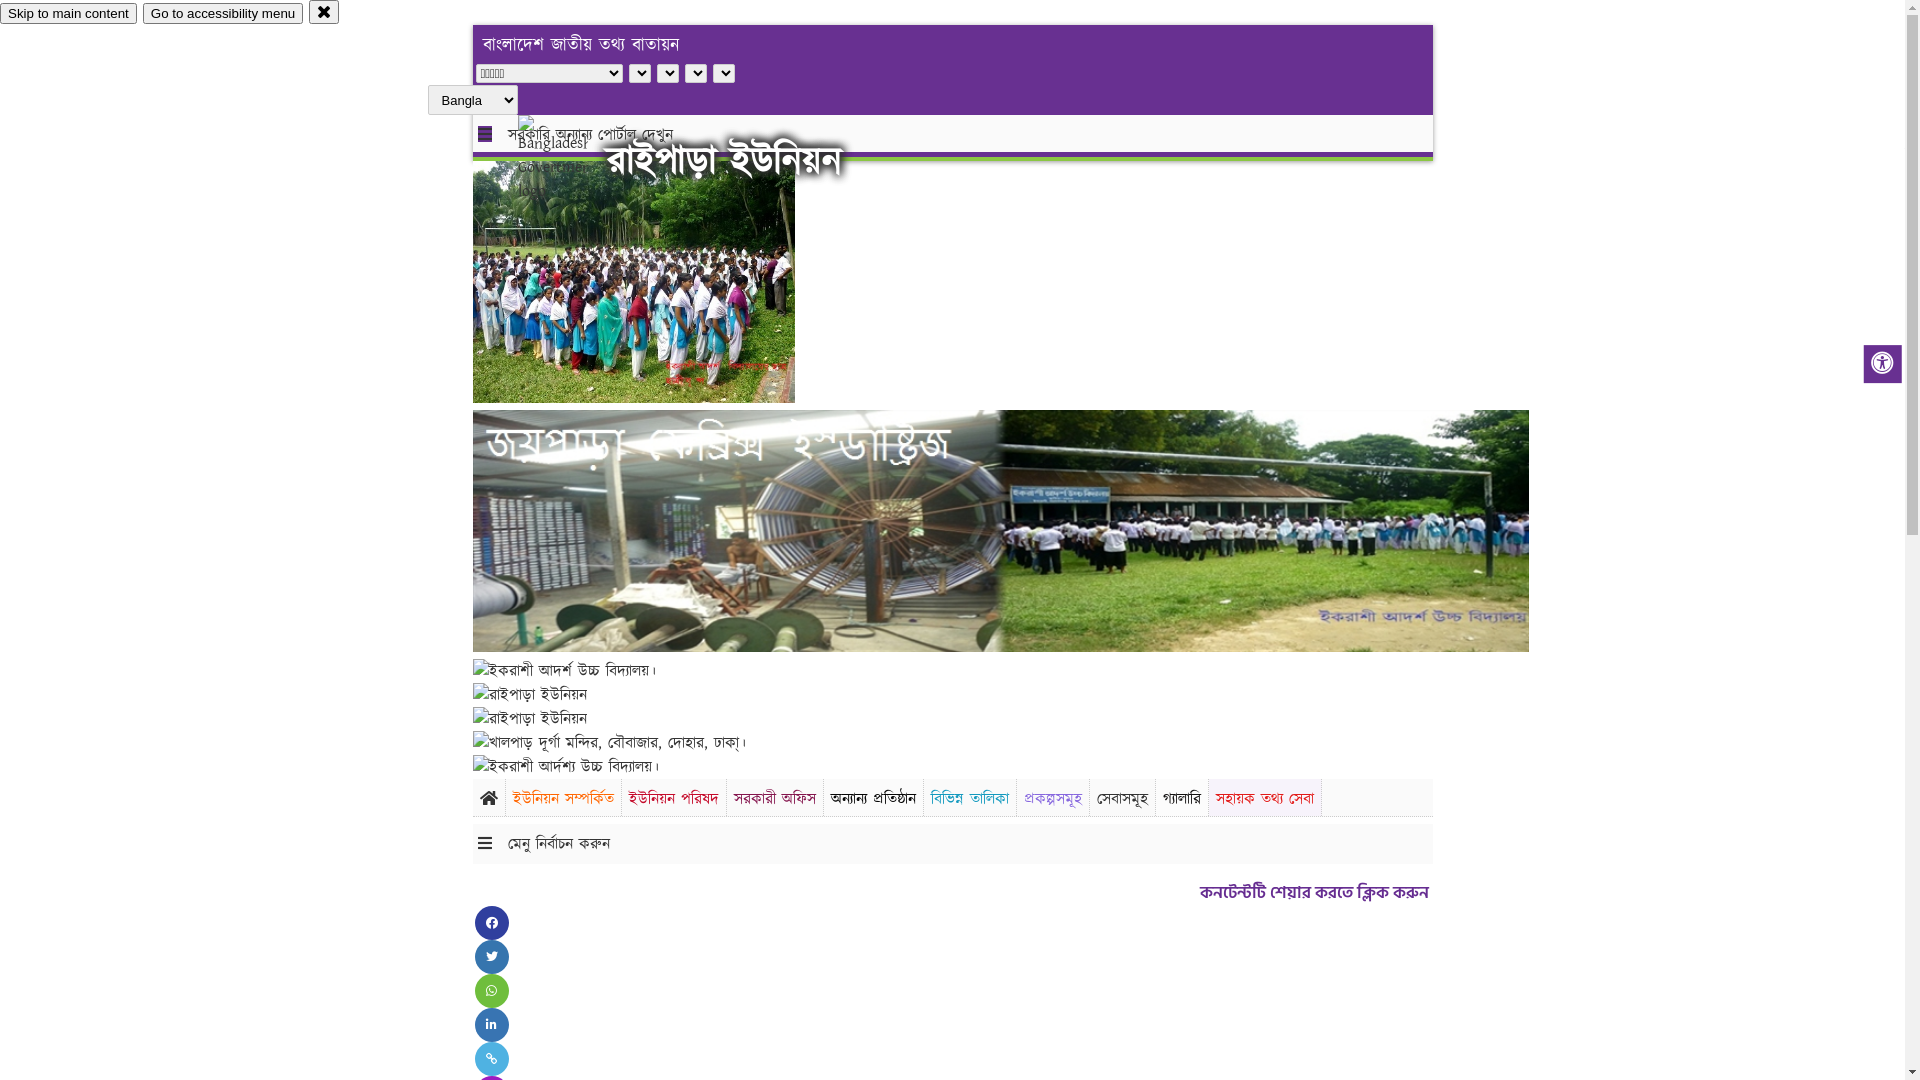 The image size is (1920, 1080). I want to click on 'Go to accessibility menu', so click(222, 13).